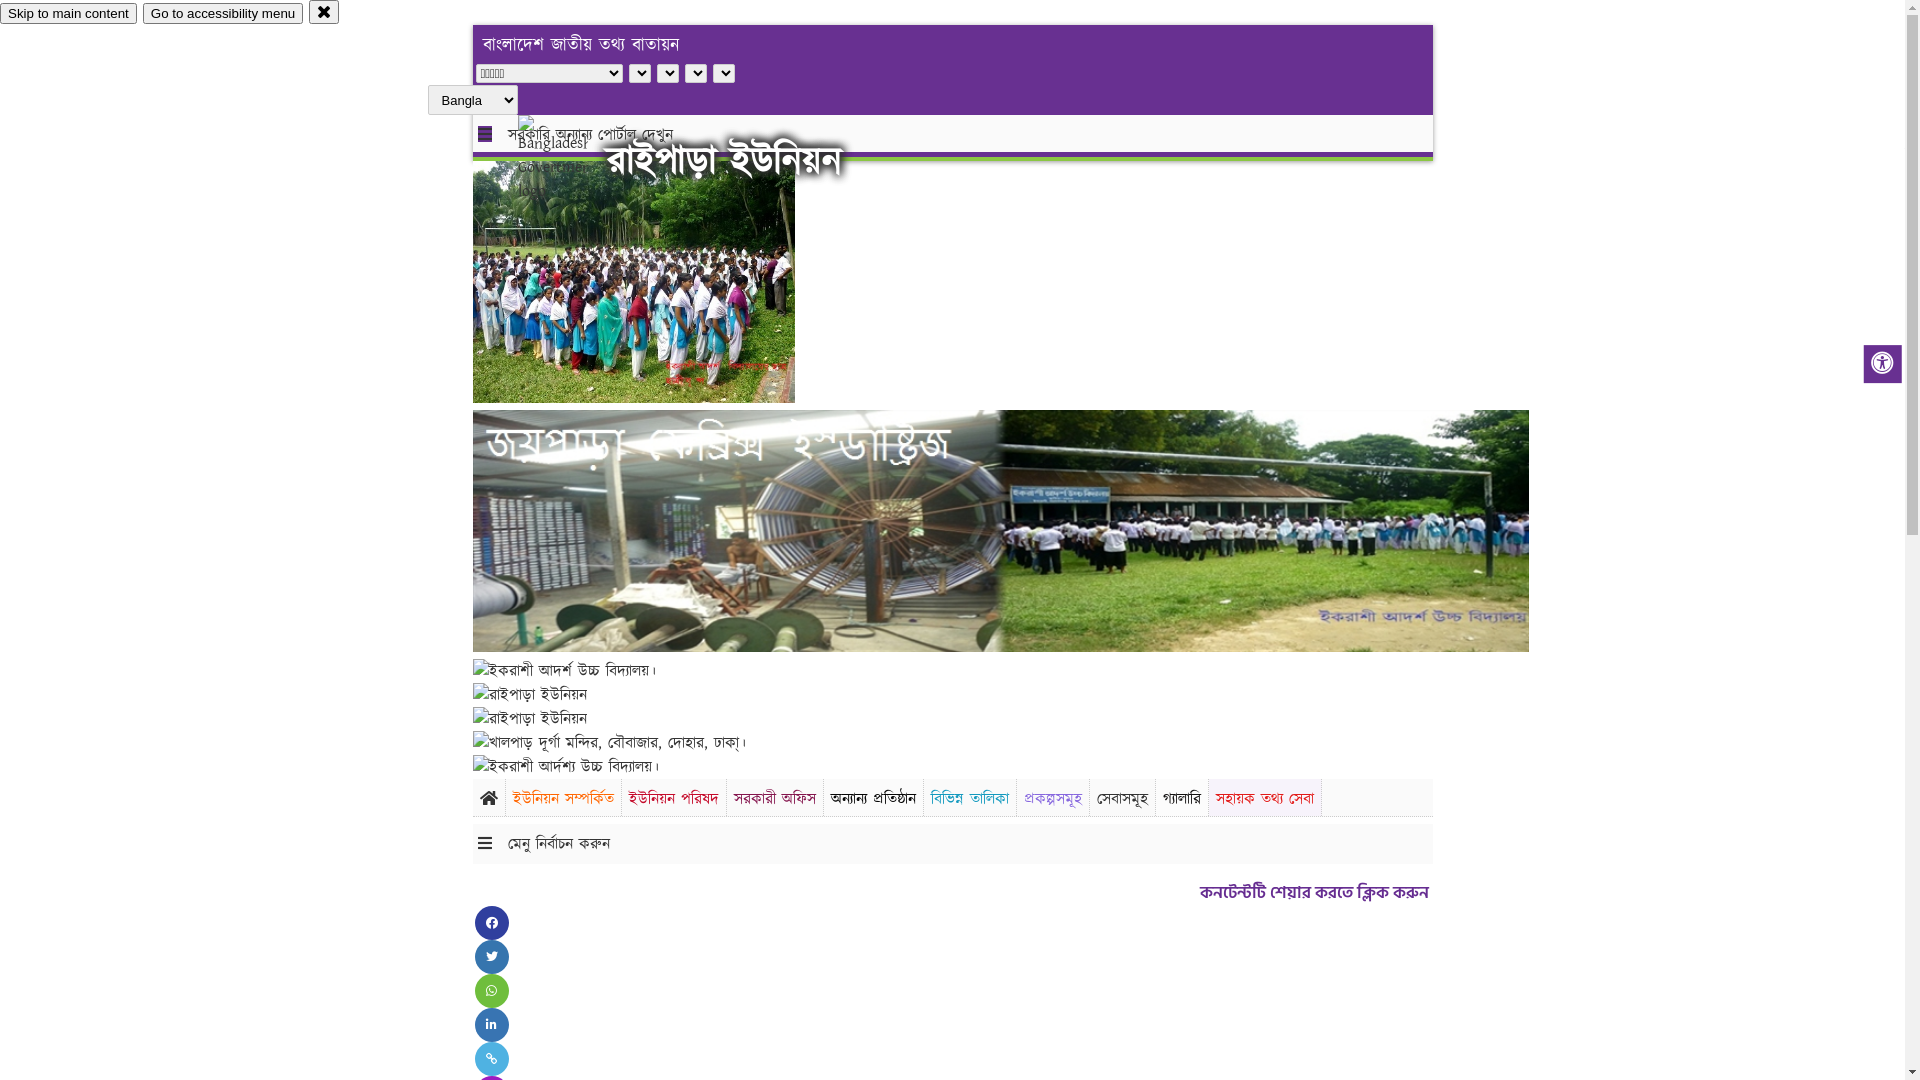 The image size is (1920, 1080). I want to click on 'Go to accessibility menu', so click(222, 13).